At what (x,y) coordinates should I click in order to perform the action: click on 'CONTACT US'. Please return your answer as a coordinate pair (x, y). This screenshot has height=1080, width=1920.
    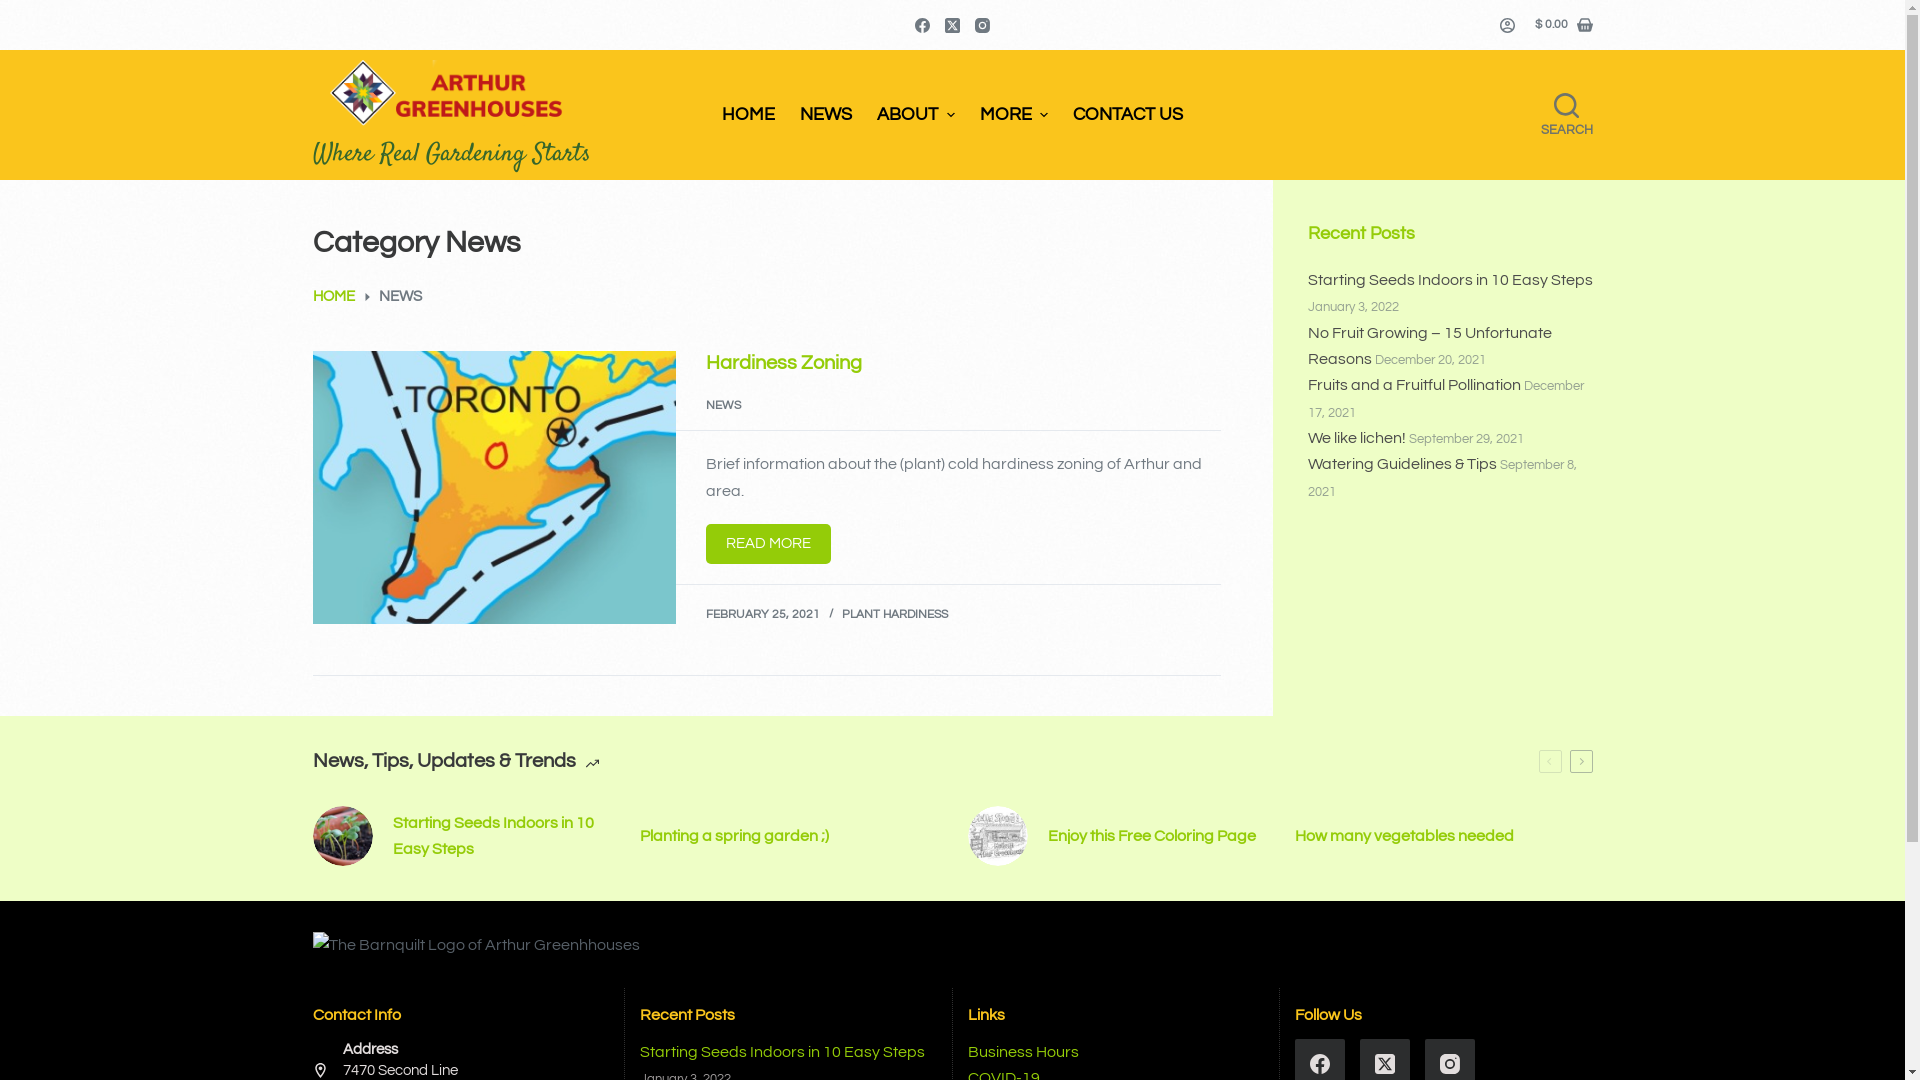
    Looking at the image, I should click on (1128, 115).